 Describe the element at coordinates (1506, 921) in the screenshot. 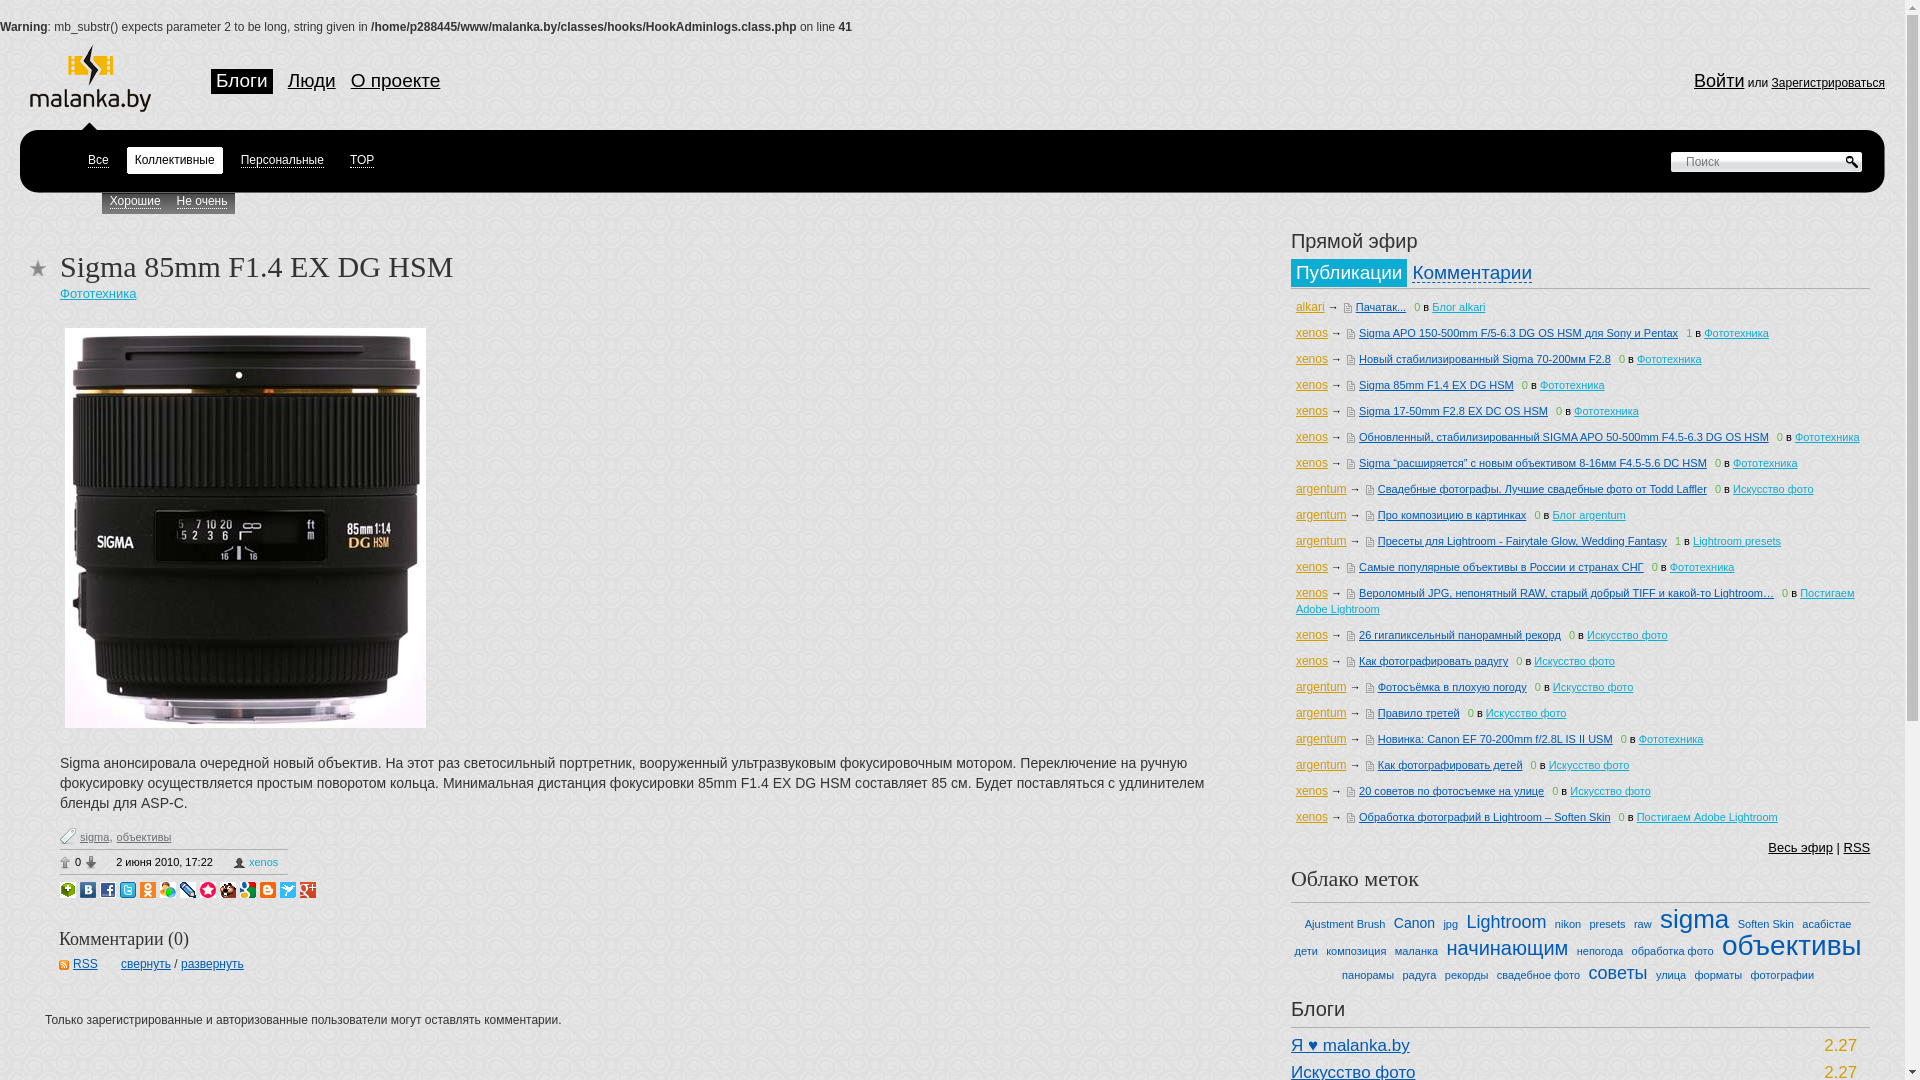

I see `'Lightroom'` at that location.